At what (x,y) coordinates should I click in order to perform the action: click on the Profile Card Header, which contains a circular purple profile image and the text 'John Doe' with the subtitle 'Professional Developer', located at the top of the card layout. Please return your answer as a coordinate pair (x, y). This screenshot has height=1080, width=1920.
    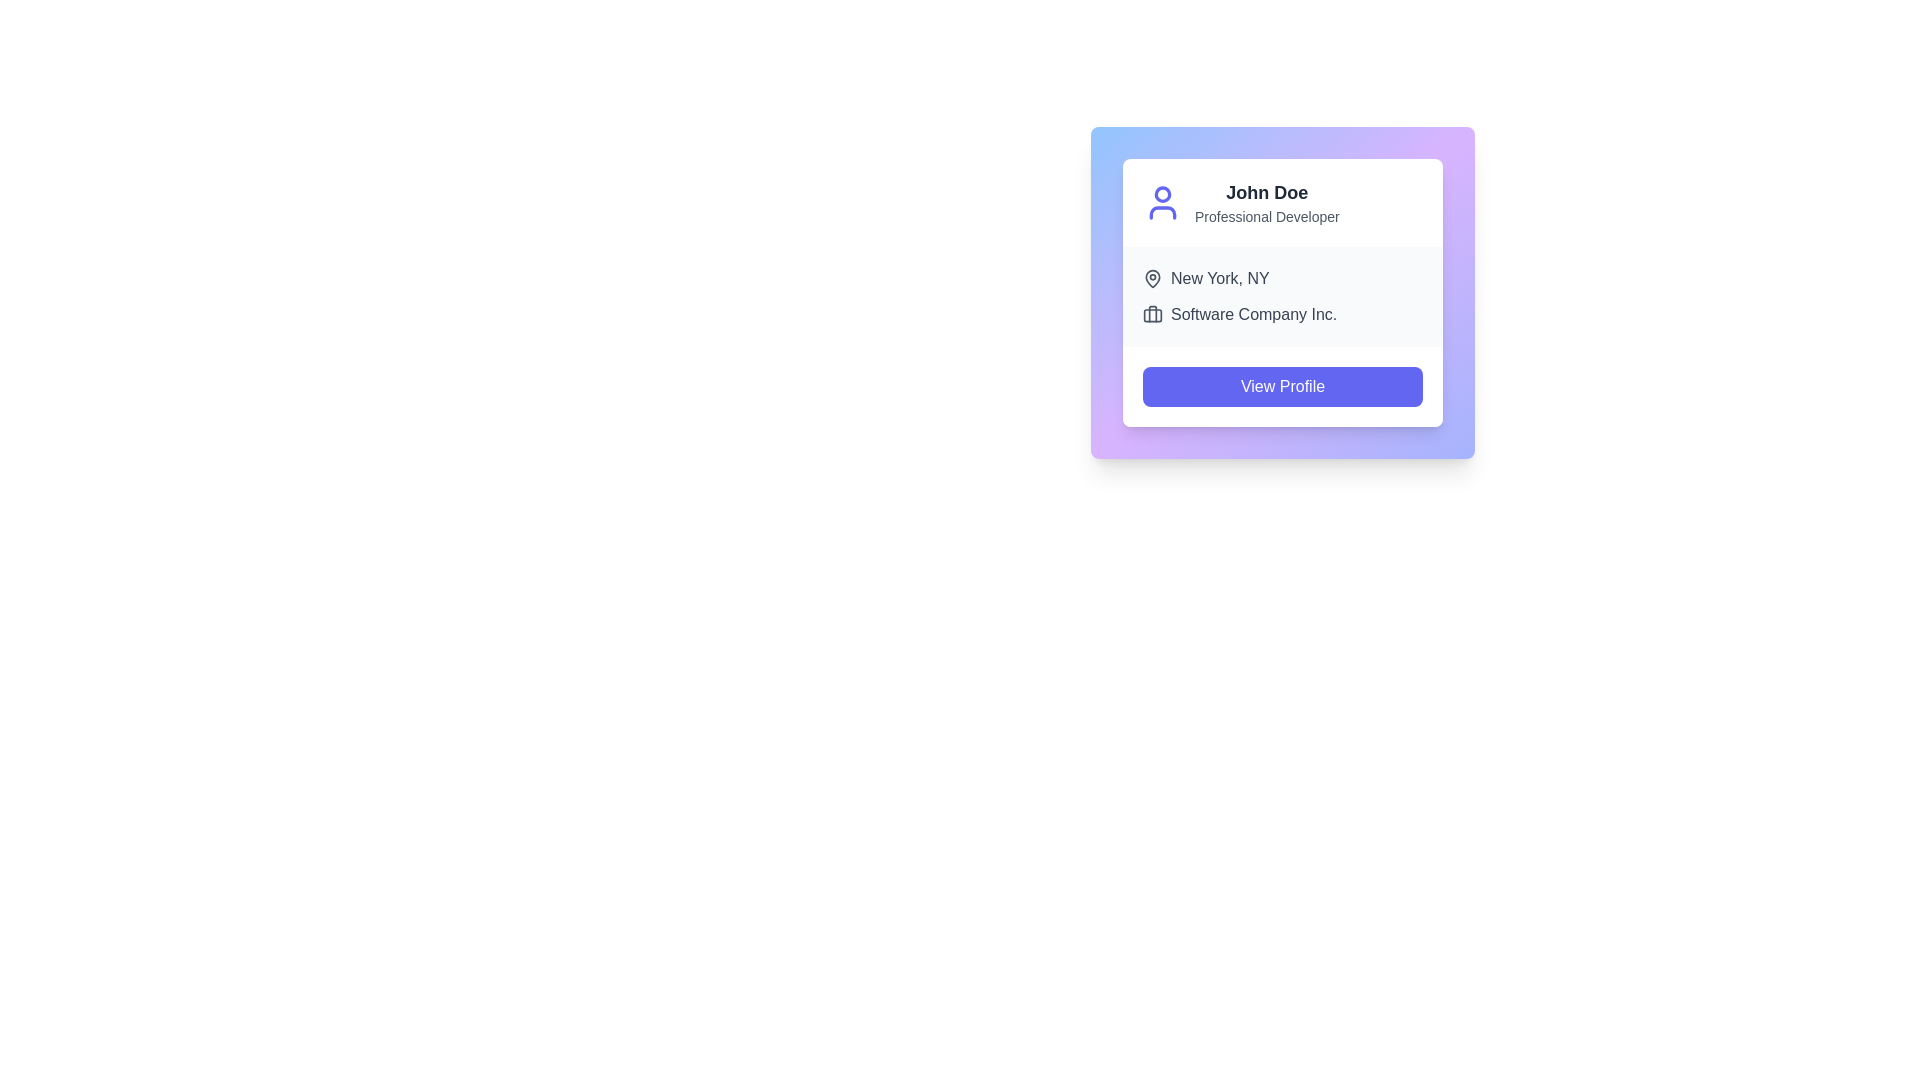
    Looking at the image, I should click on (1282, 203).